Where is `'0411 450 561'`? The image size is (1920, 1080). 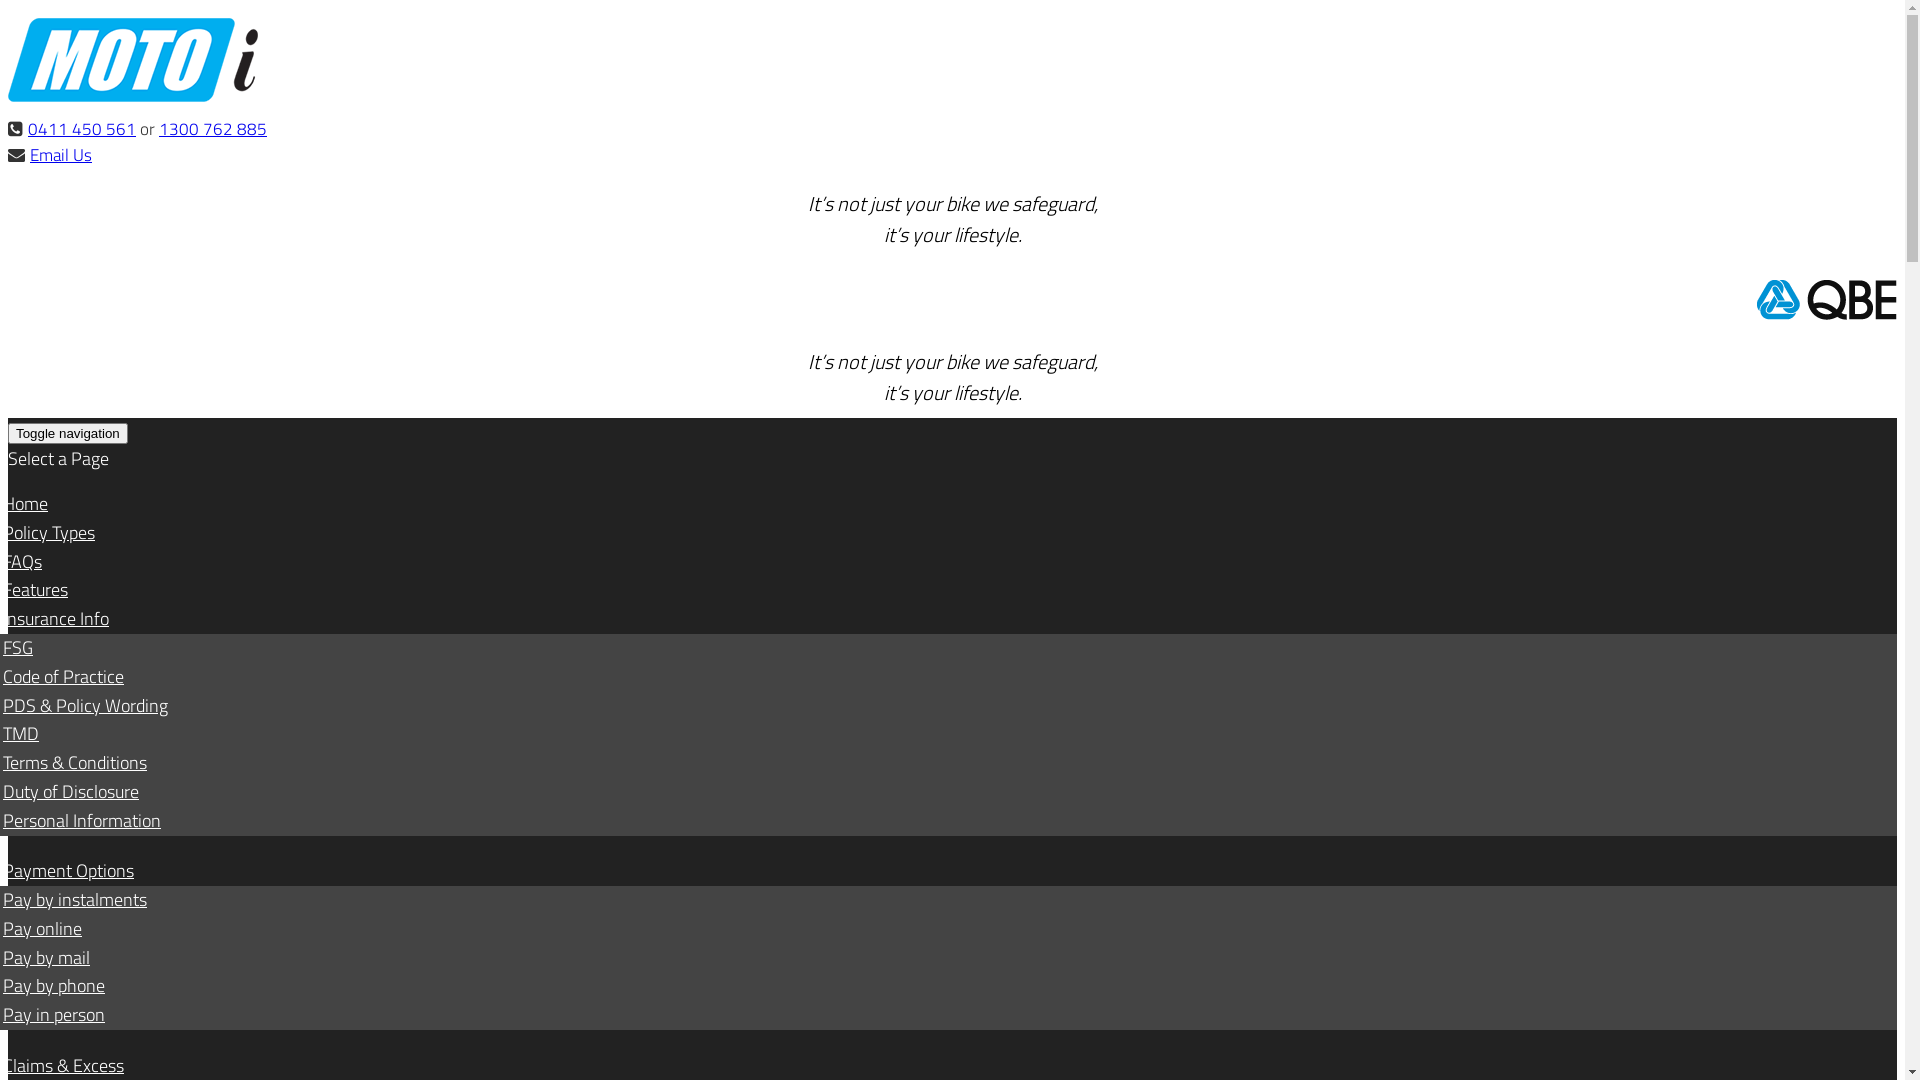
'0411 450 561' is located at coordinates (80, 128).